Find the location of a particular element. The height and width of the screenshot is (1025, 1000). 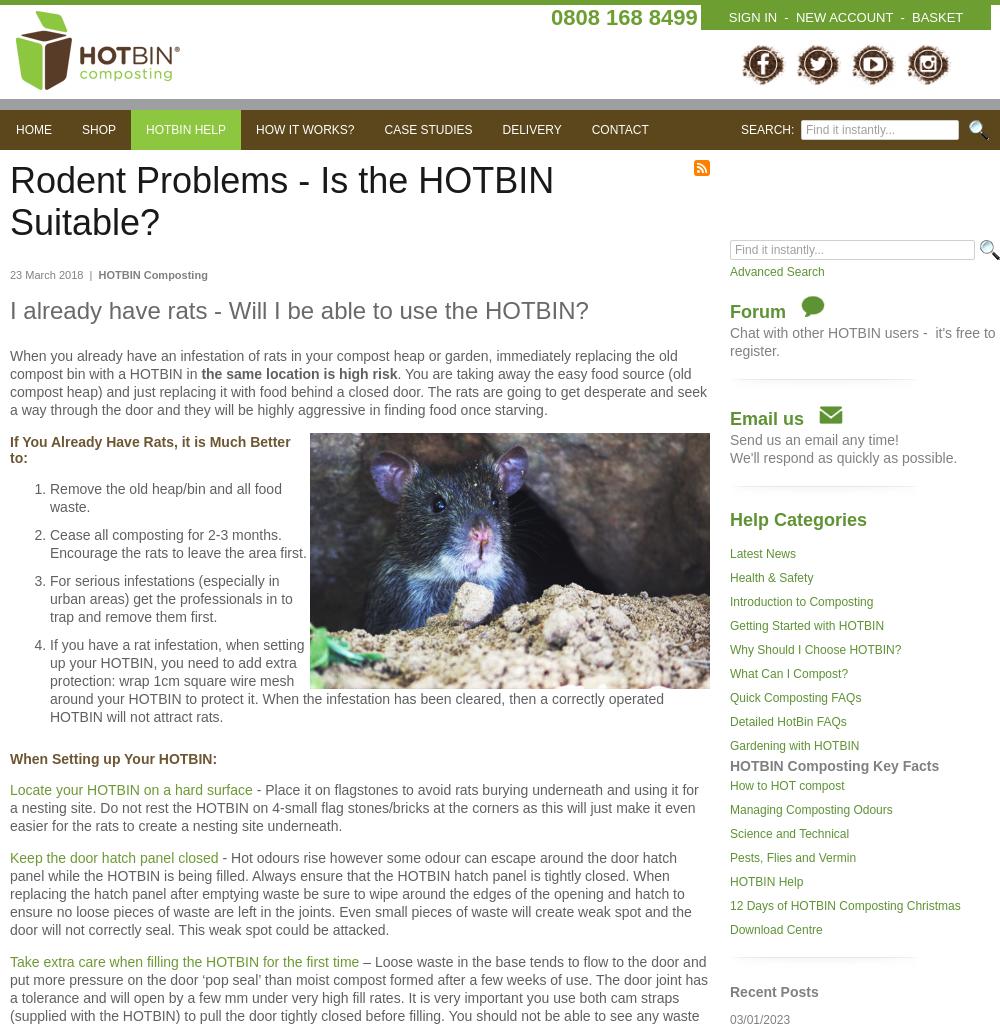

'- Hot odours rise however some odour can escape around the door hatch panel while the HOTBIN is being filled. Always ensure that the HOTBIN hatch panel is tightly closed. When replacing the hatch panel after emptying waste be sure to wipe around the edges of the opening and hatch to ensure no loose pieces of waste are left in the joints. Even small pieces of waste will create weak spot and the door will not correctly seal. This weak spot could be attacked.' is located at coordinates (10, 893).